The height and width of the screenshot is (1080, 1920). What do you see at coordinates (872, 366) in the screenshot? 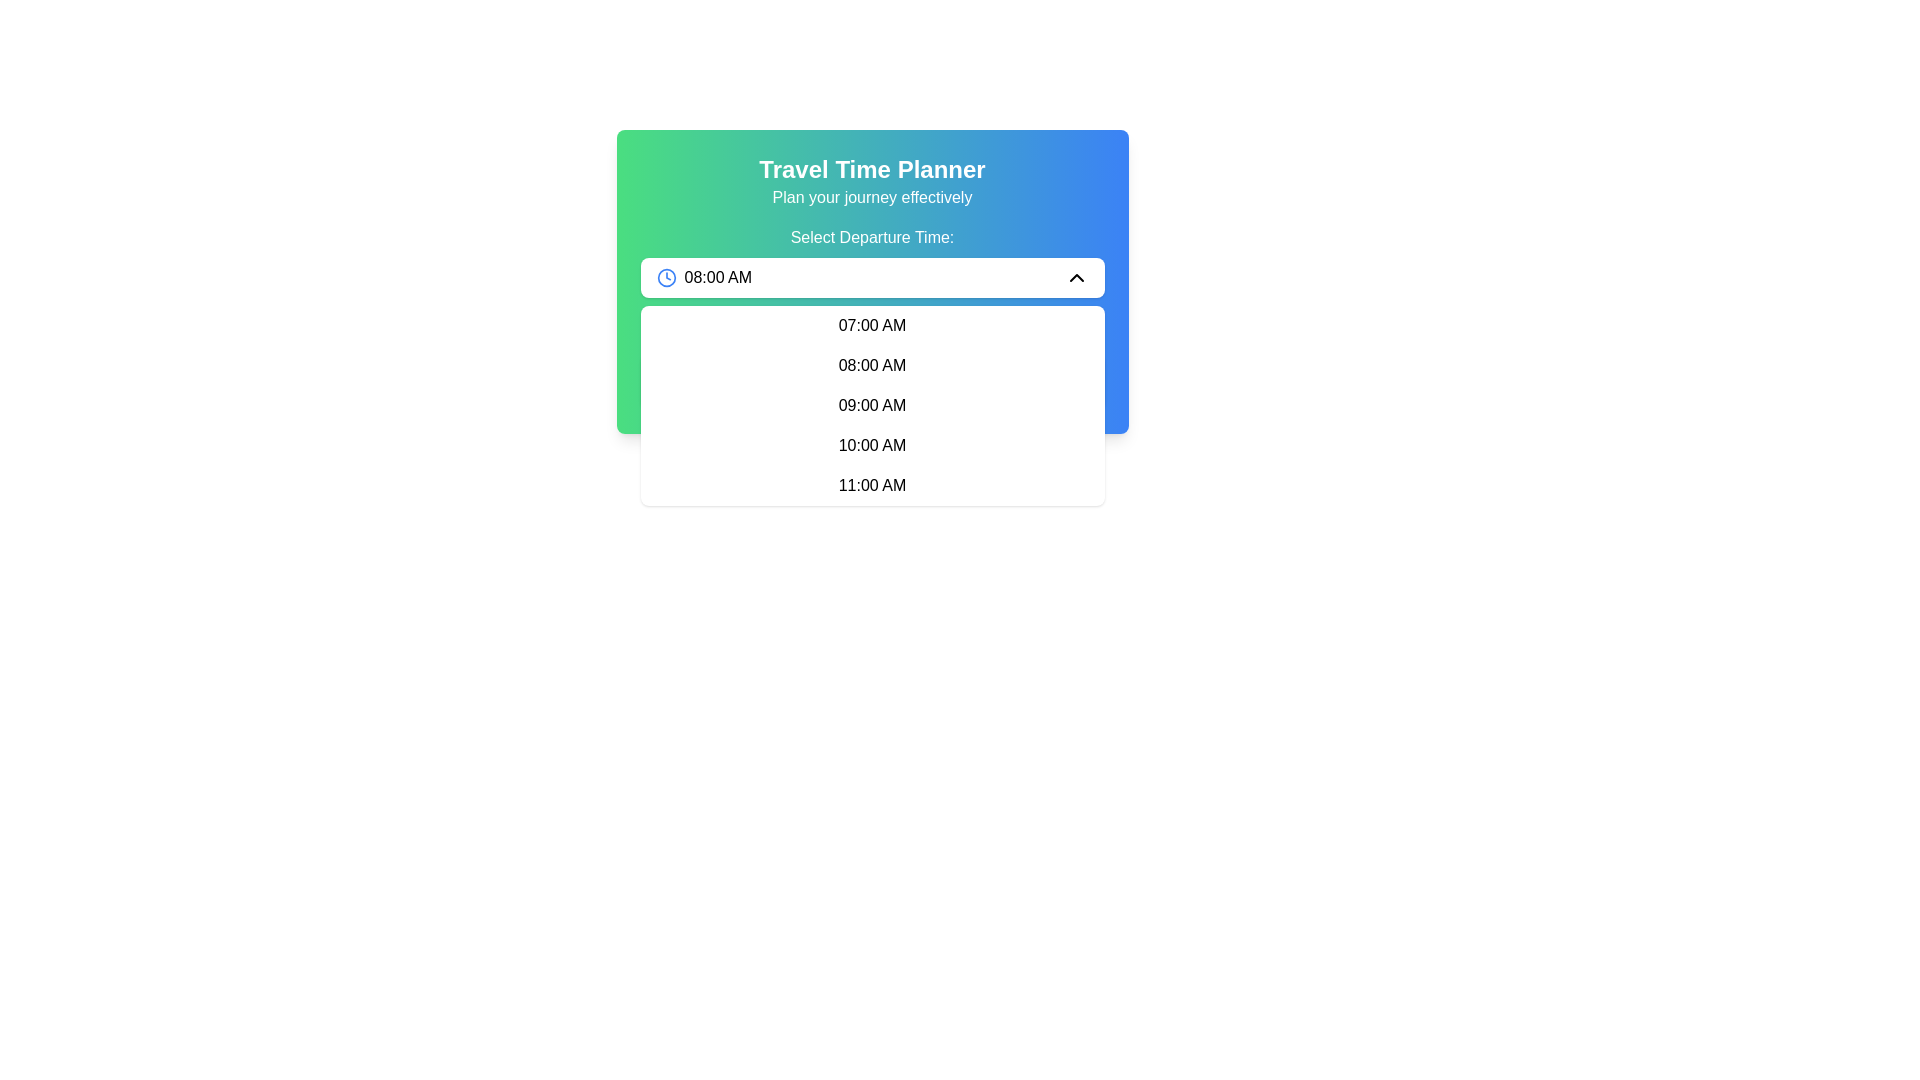
I see `the dropdown menu item displaying '08:00 AM', which is the second option in the list of time selections under 'Select Departure Time'` at bounding box center [872, 366].